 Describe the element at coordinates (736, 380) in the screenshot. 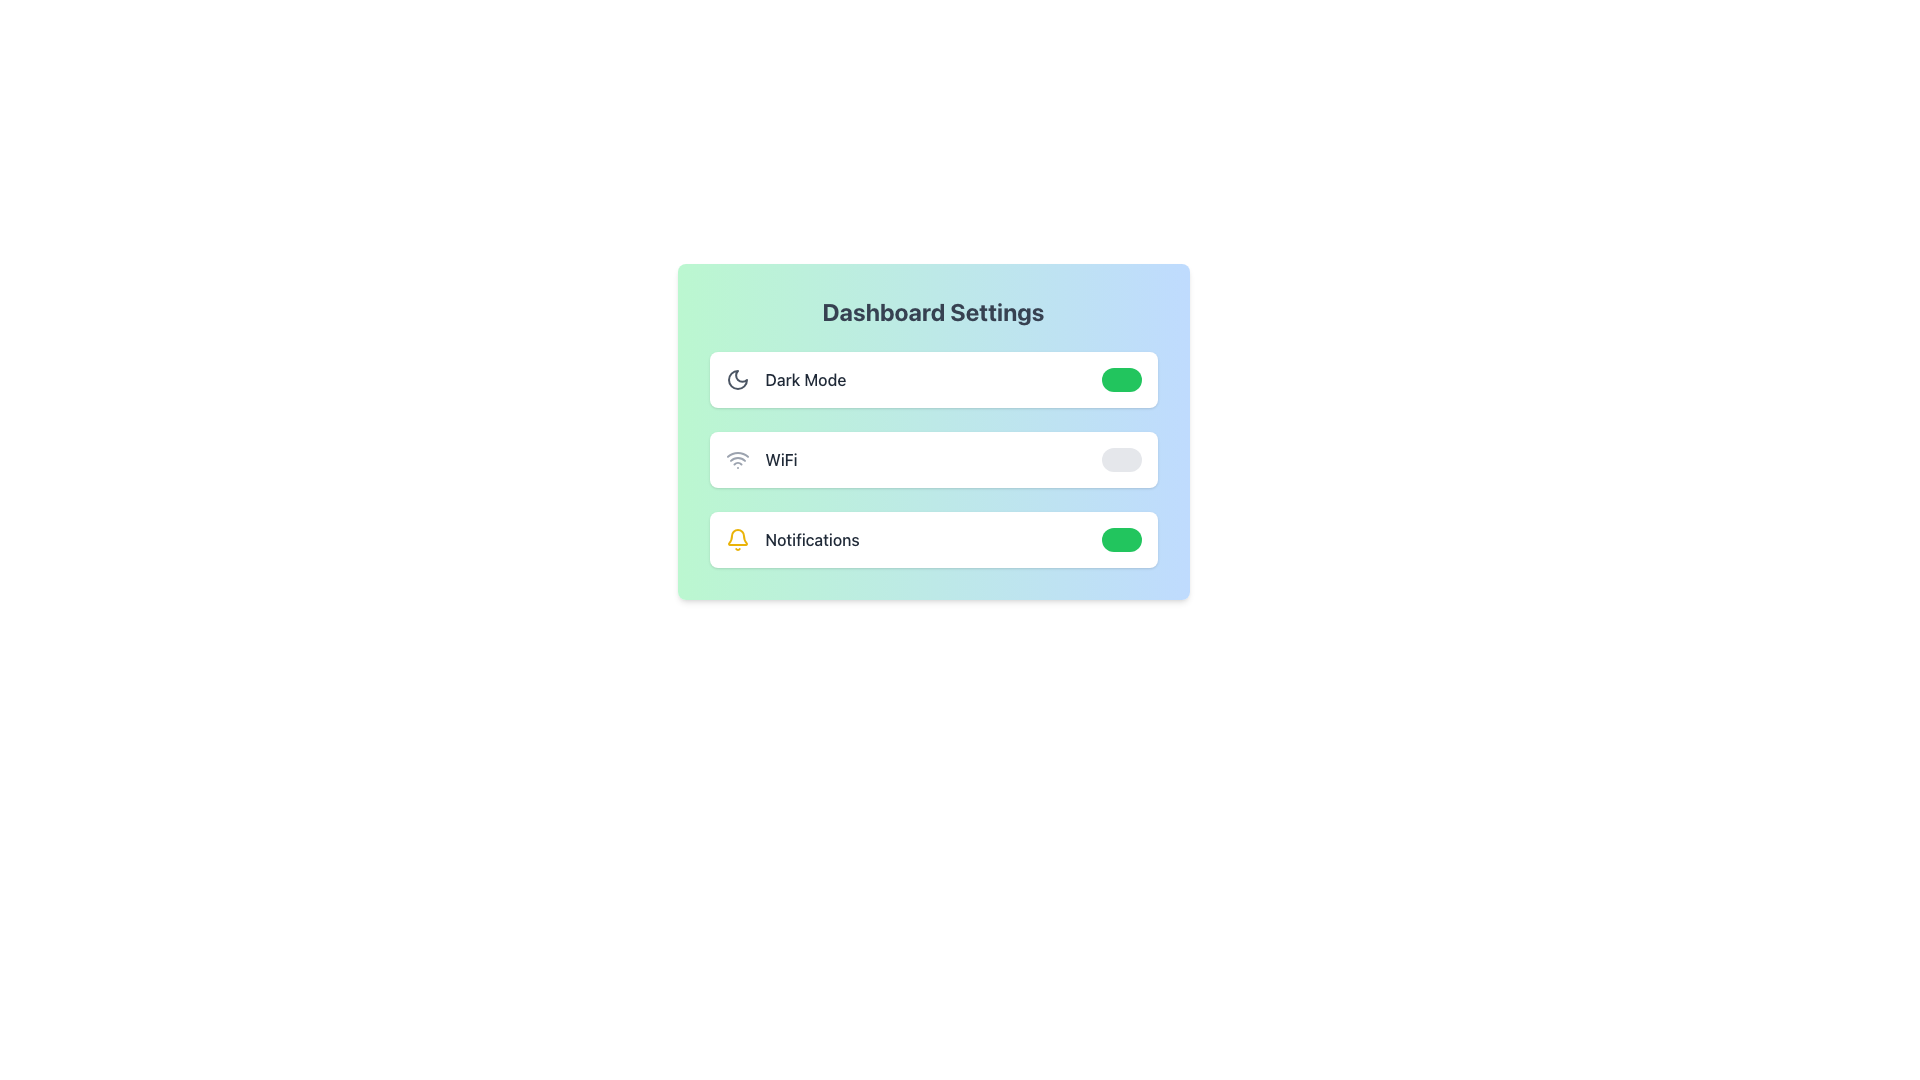

I see `the moon icon in the 'Dark Mode' section of the settings panel, which is a minimalistic gray crescent moon symbol used for dark mode` at that location.